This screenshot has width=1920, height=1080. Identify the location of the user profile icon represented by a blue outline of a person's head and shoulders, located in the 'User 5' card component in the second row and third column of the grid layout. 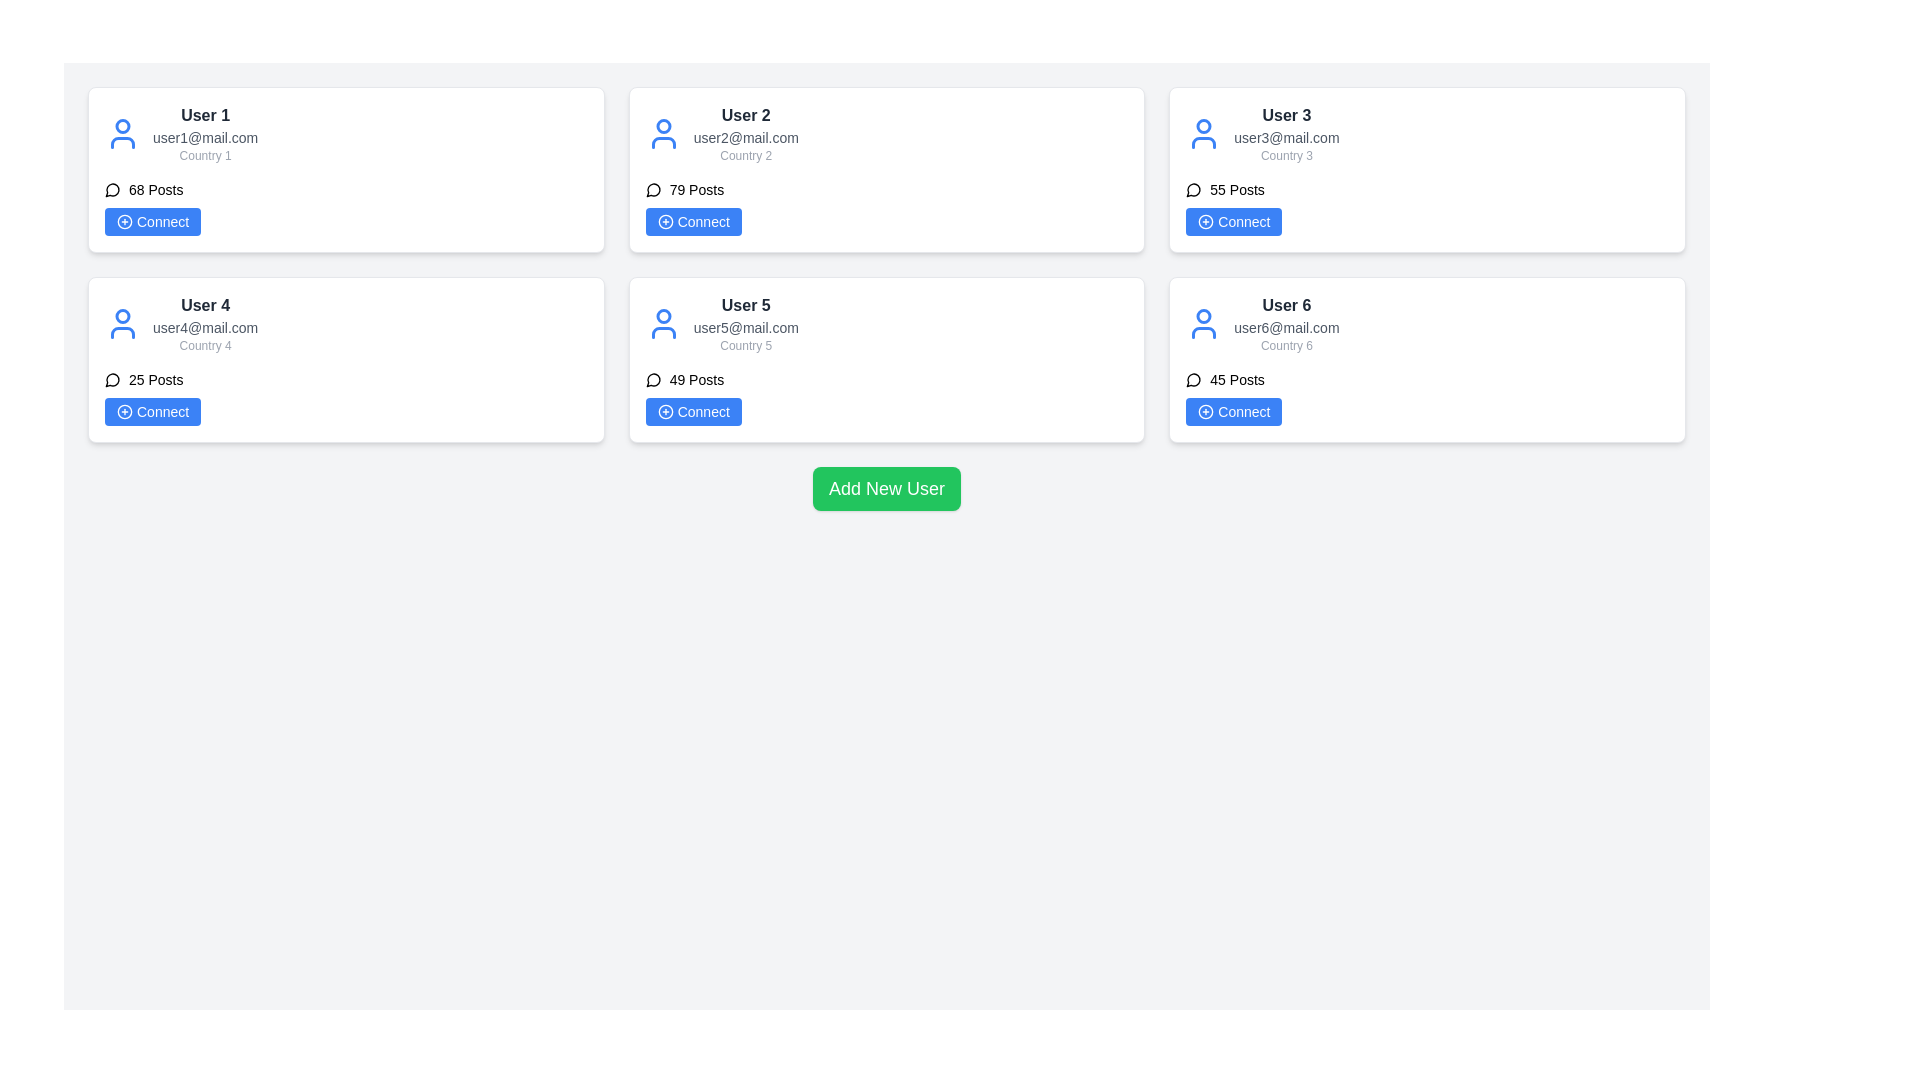
(663, 323).